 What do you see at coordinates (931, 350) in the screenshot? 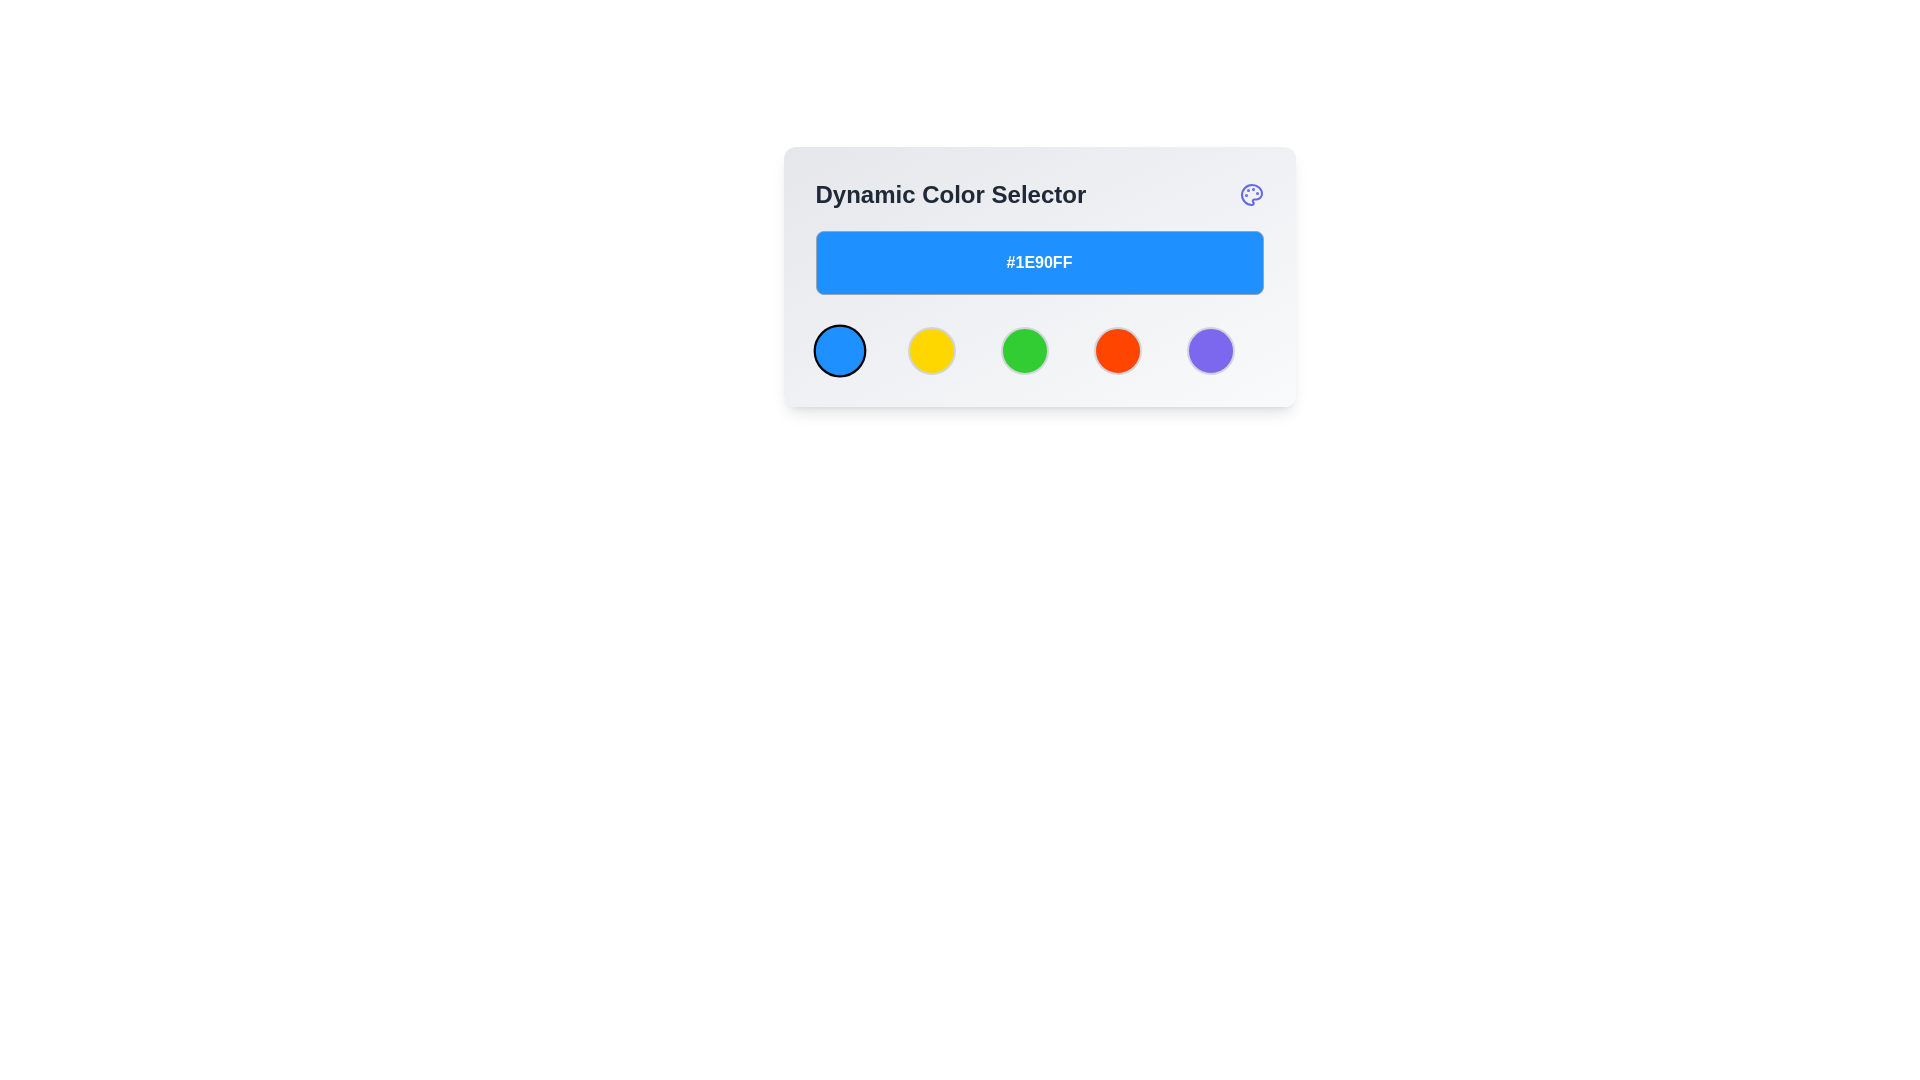
I see `the yellow color selector button, which is the second in a row of five buttons, positioned between a blue and a green button` at bounding box center [931, 350].